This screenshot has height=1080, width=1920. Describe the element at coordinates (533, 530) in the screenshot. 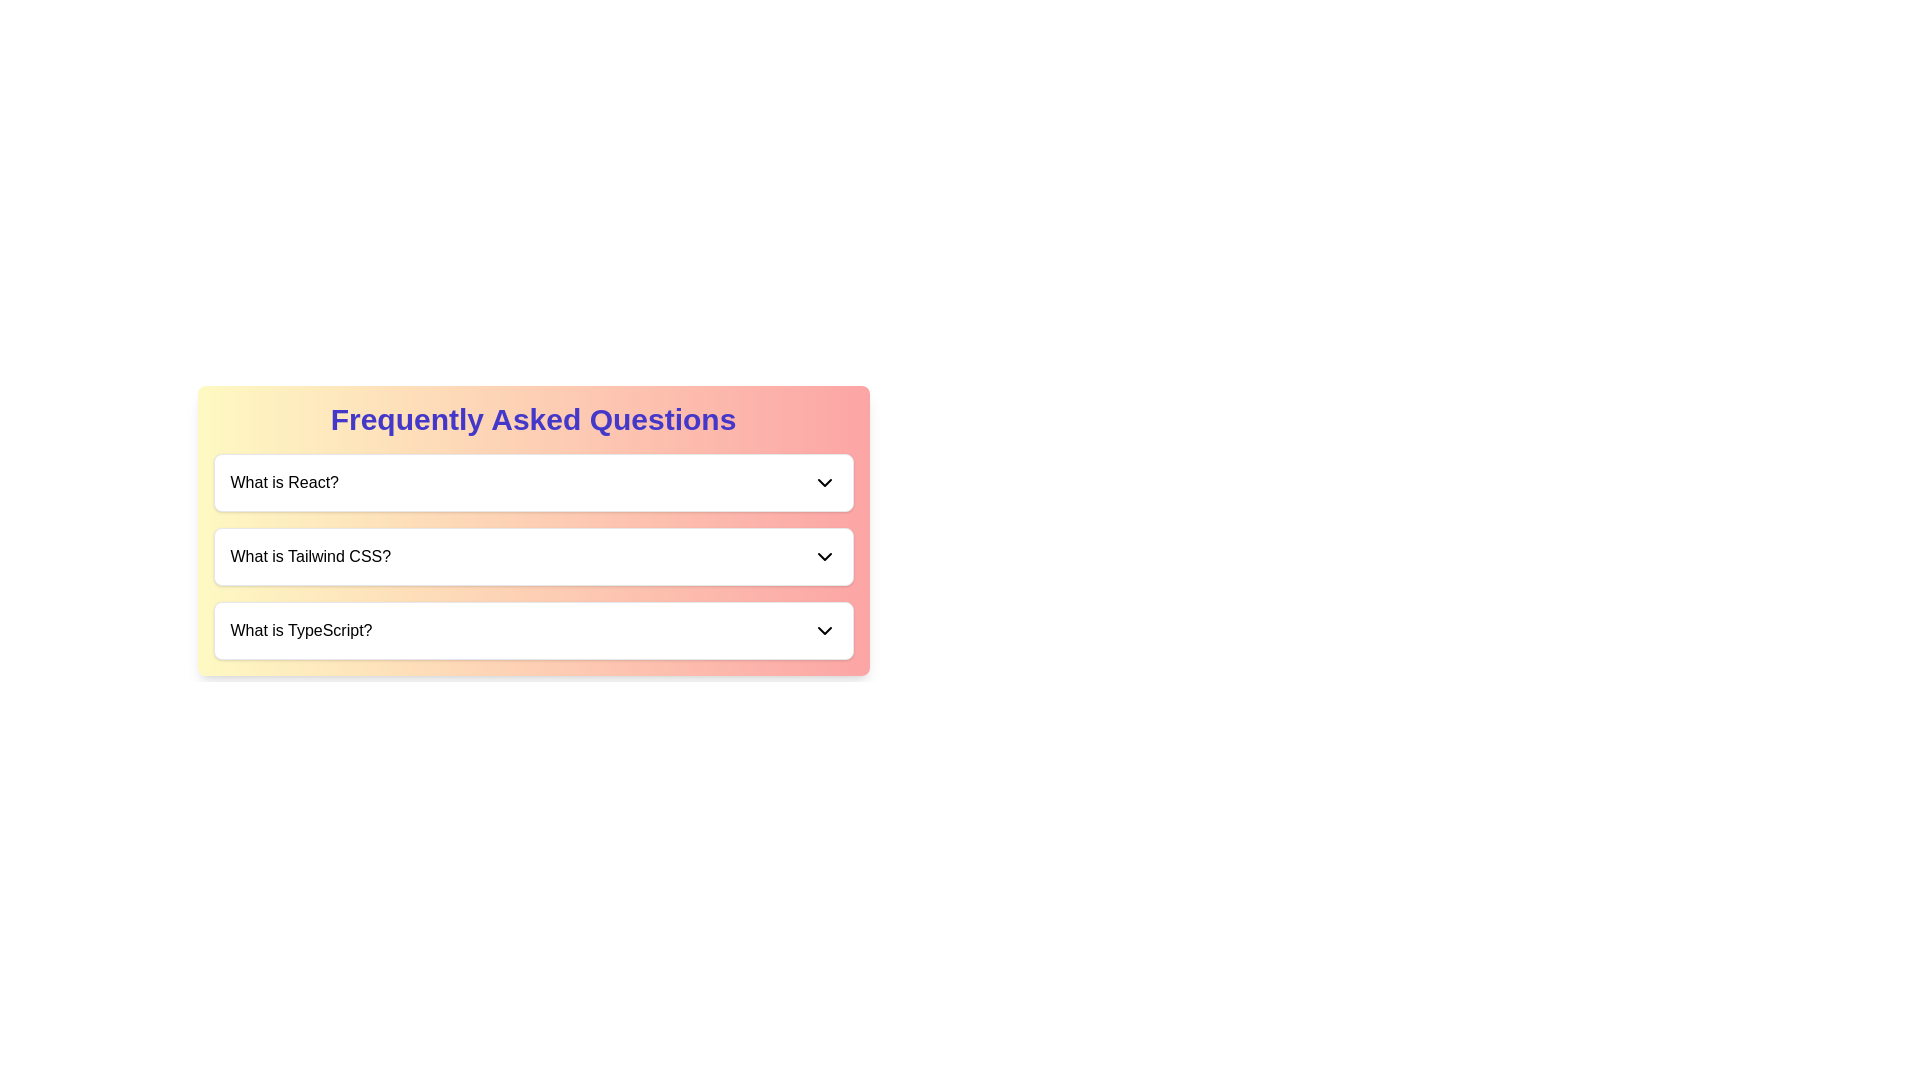

I see `the 'Frequently Asked Questions' Content Panel to interact with specific questions` at that location.